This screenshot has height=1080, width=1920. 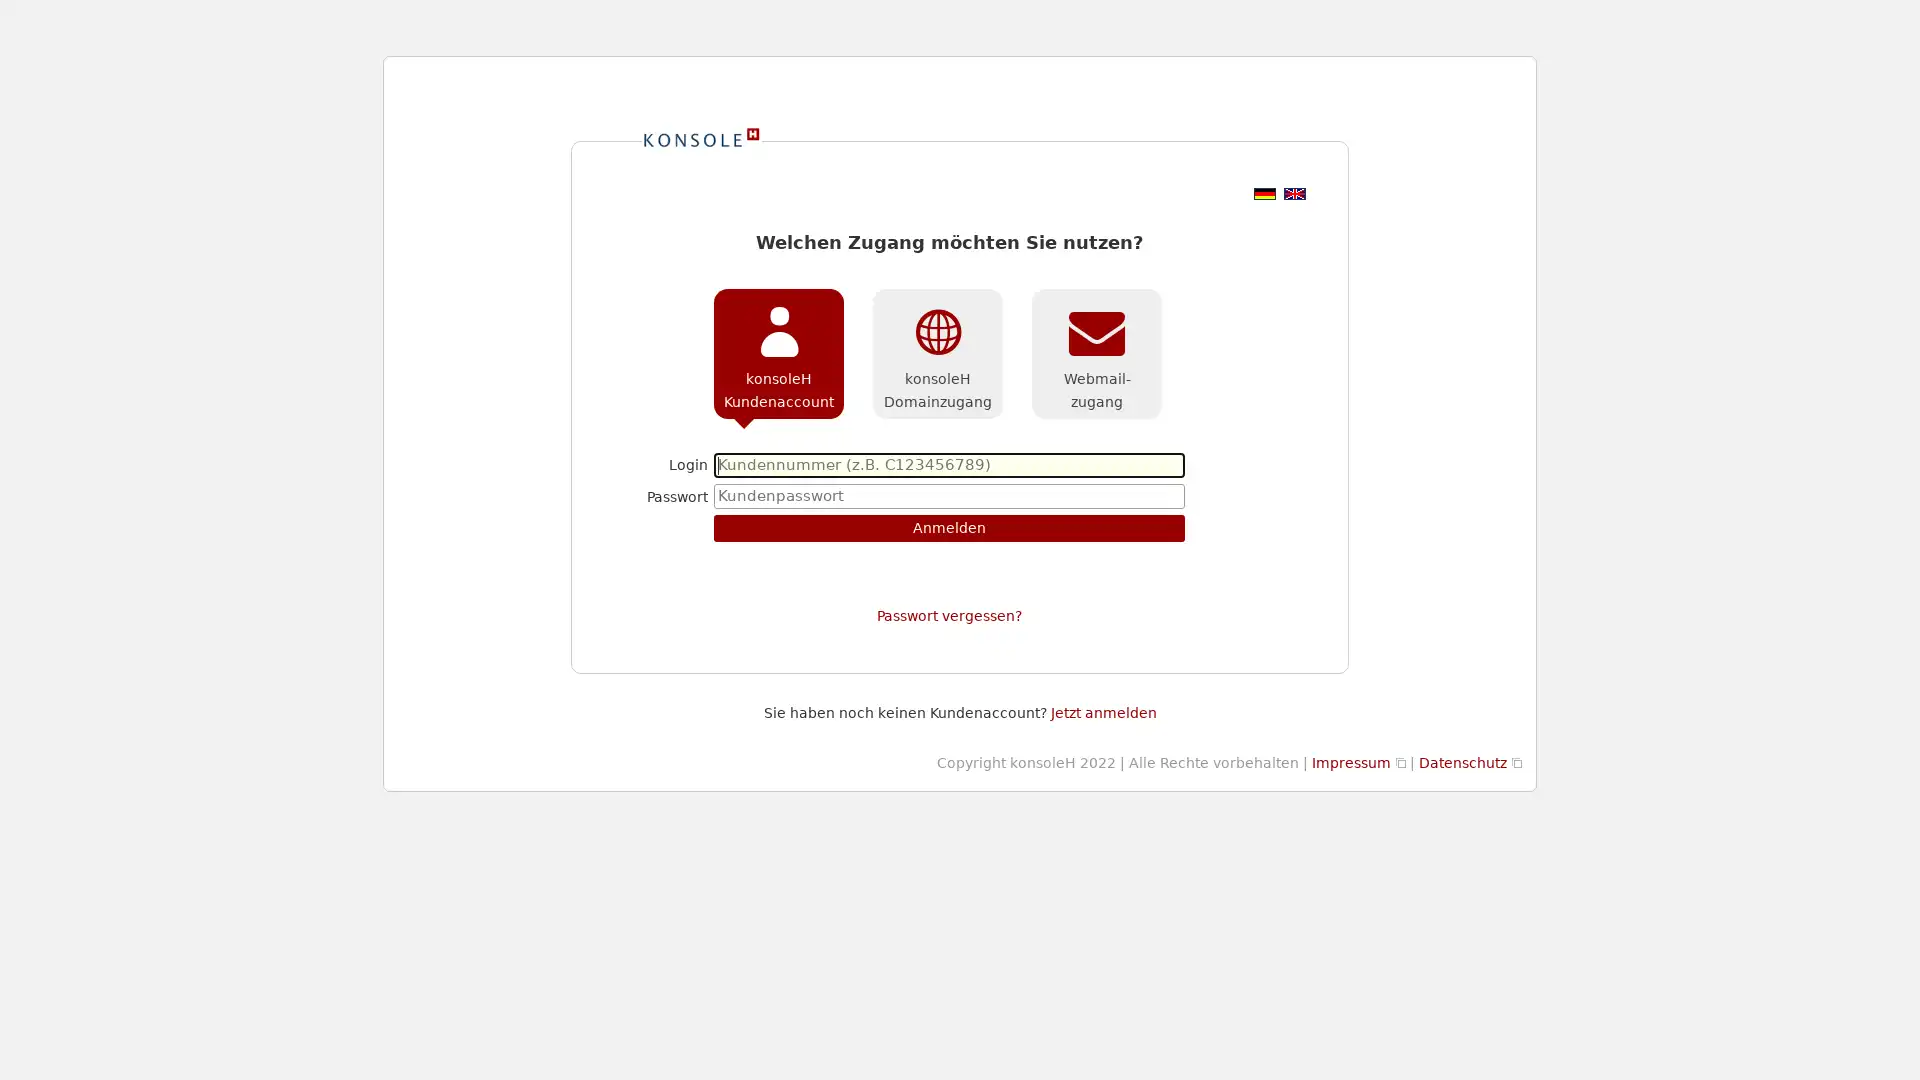 I want to click on Anmelden, so click(x=948, y=527).